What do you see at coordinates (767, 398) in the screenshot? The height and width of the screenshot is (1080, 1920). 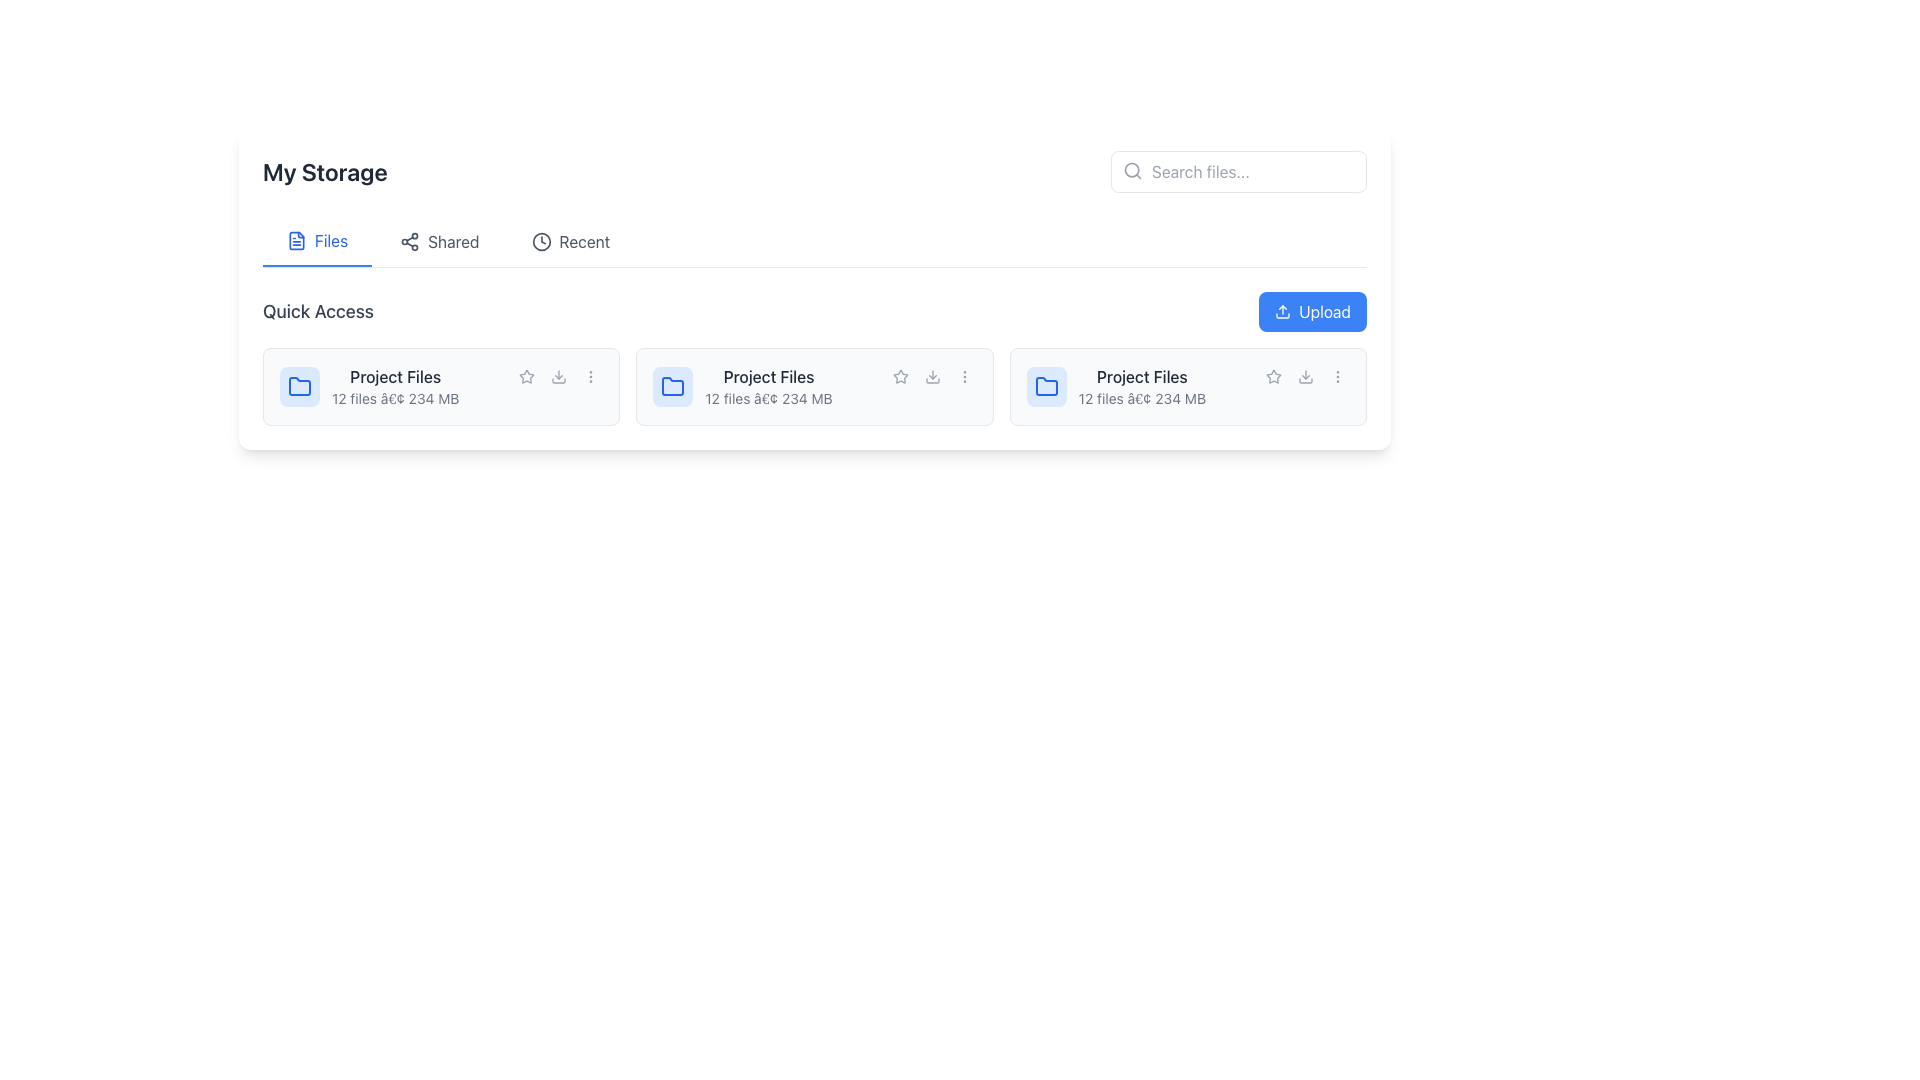 I see `the label displaying '12 files â€¢ 234 MB' located beneath the 'Project Files' title in the 'Quick Access' section of 'My Storage'` at bounding box center [767, 398].